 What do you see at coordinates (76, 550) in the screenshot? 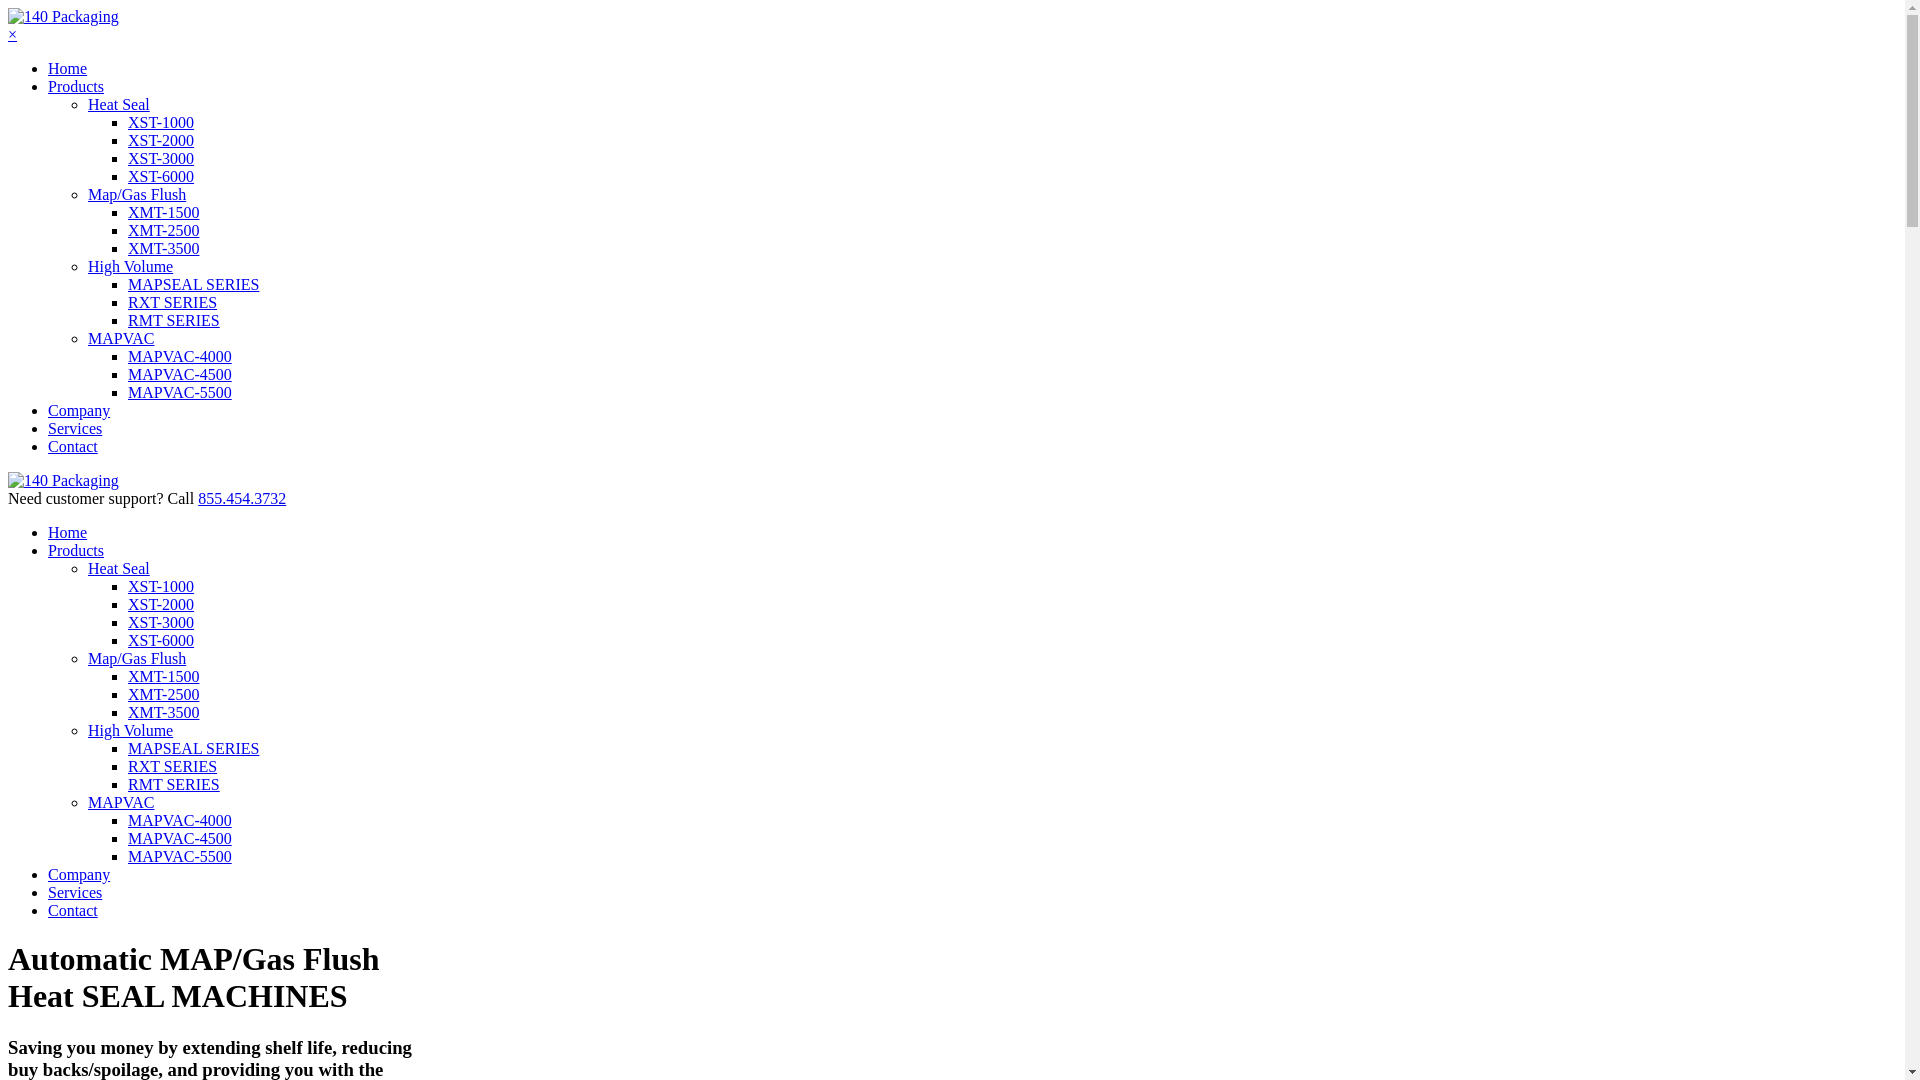
I see `'Products'` at bounding box center [76, 550].